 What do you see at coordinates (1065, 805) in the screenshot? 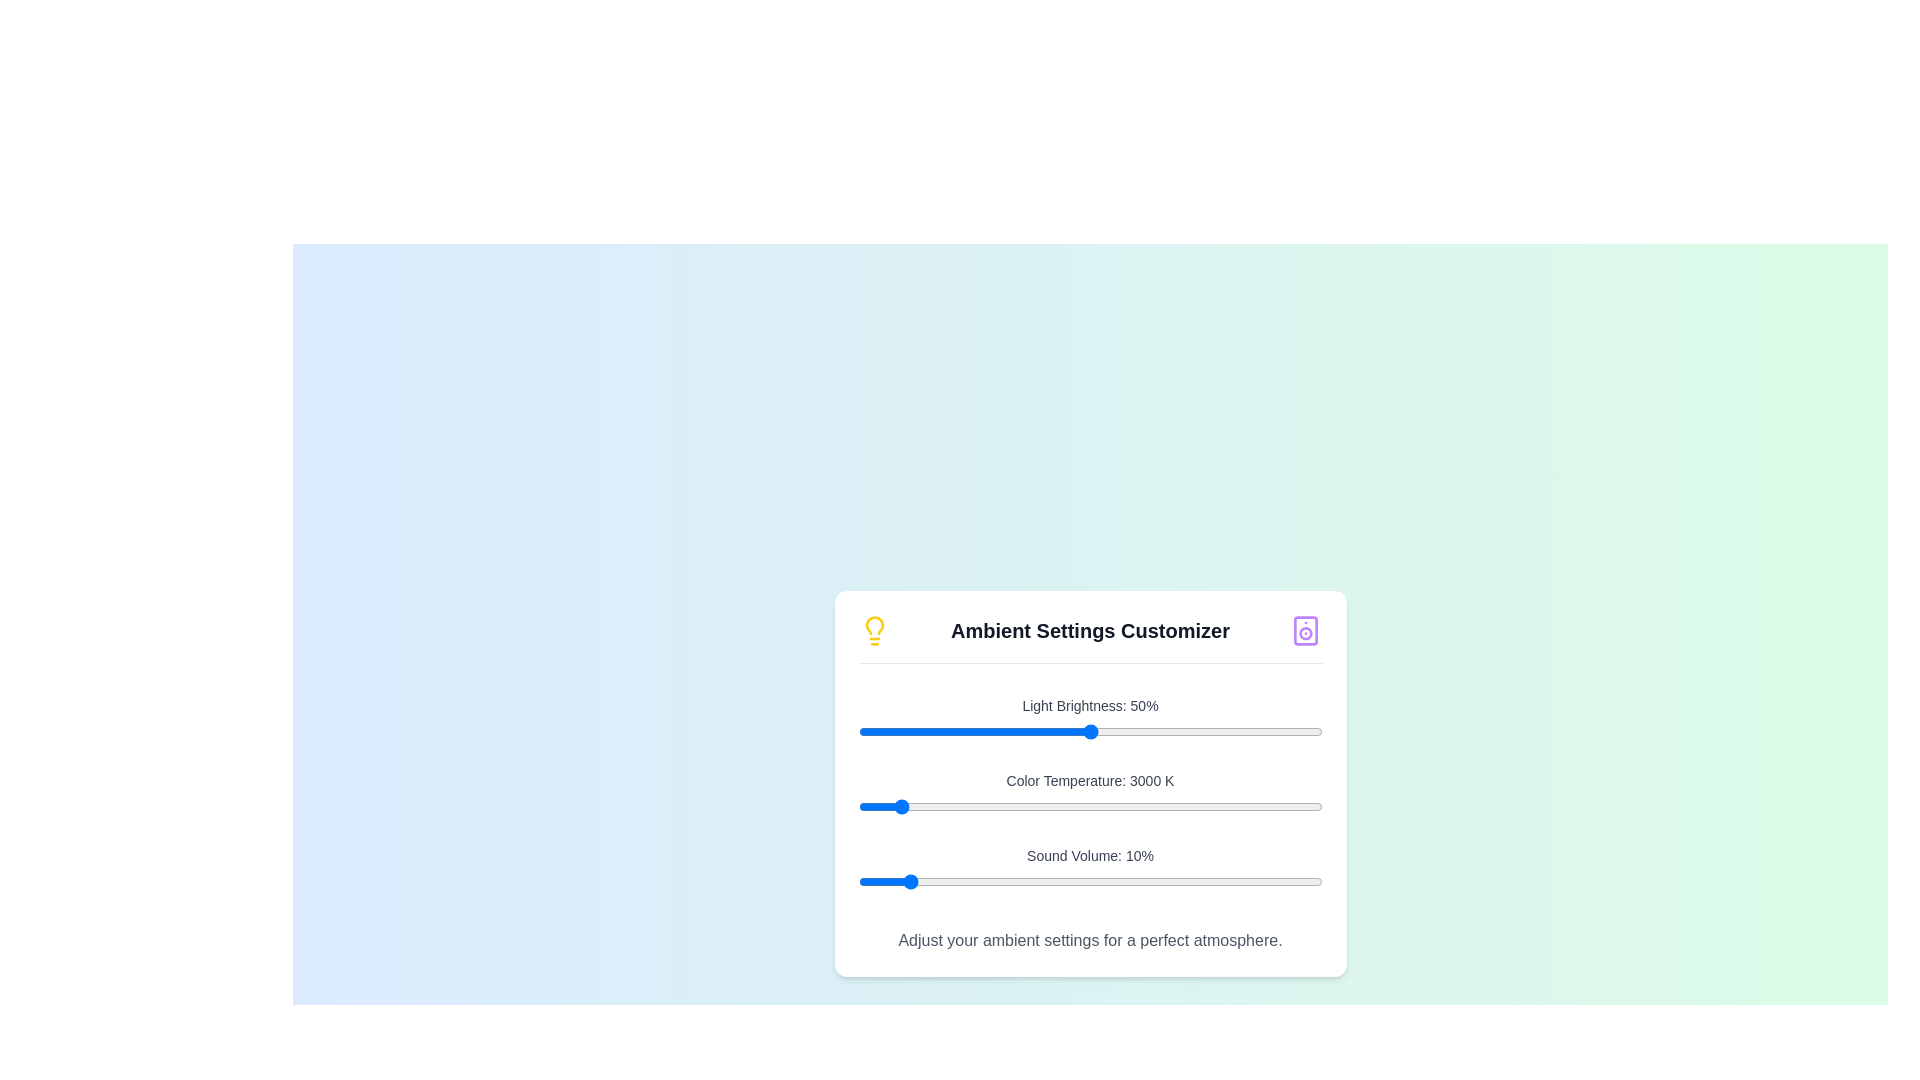
I see `the color temperature` at bounding box center [1065, 805].